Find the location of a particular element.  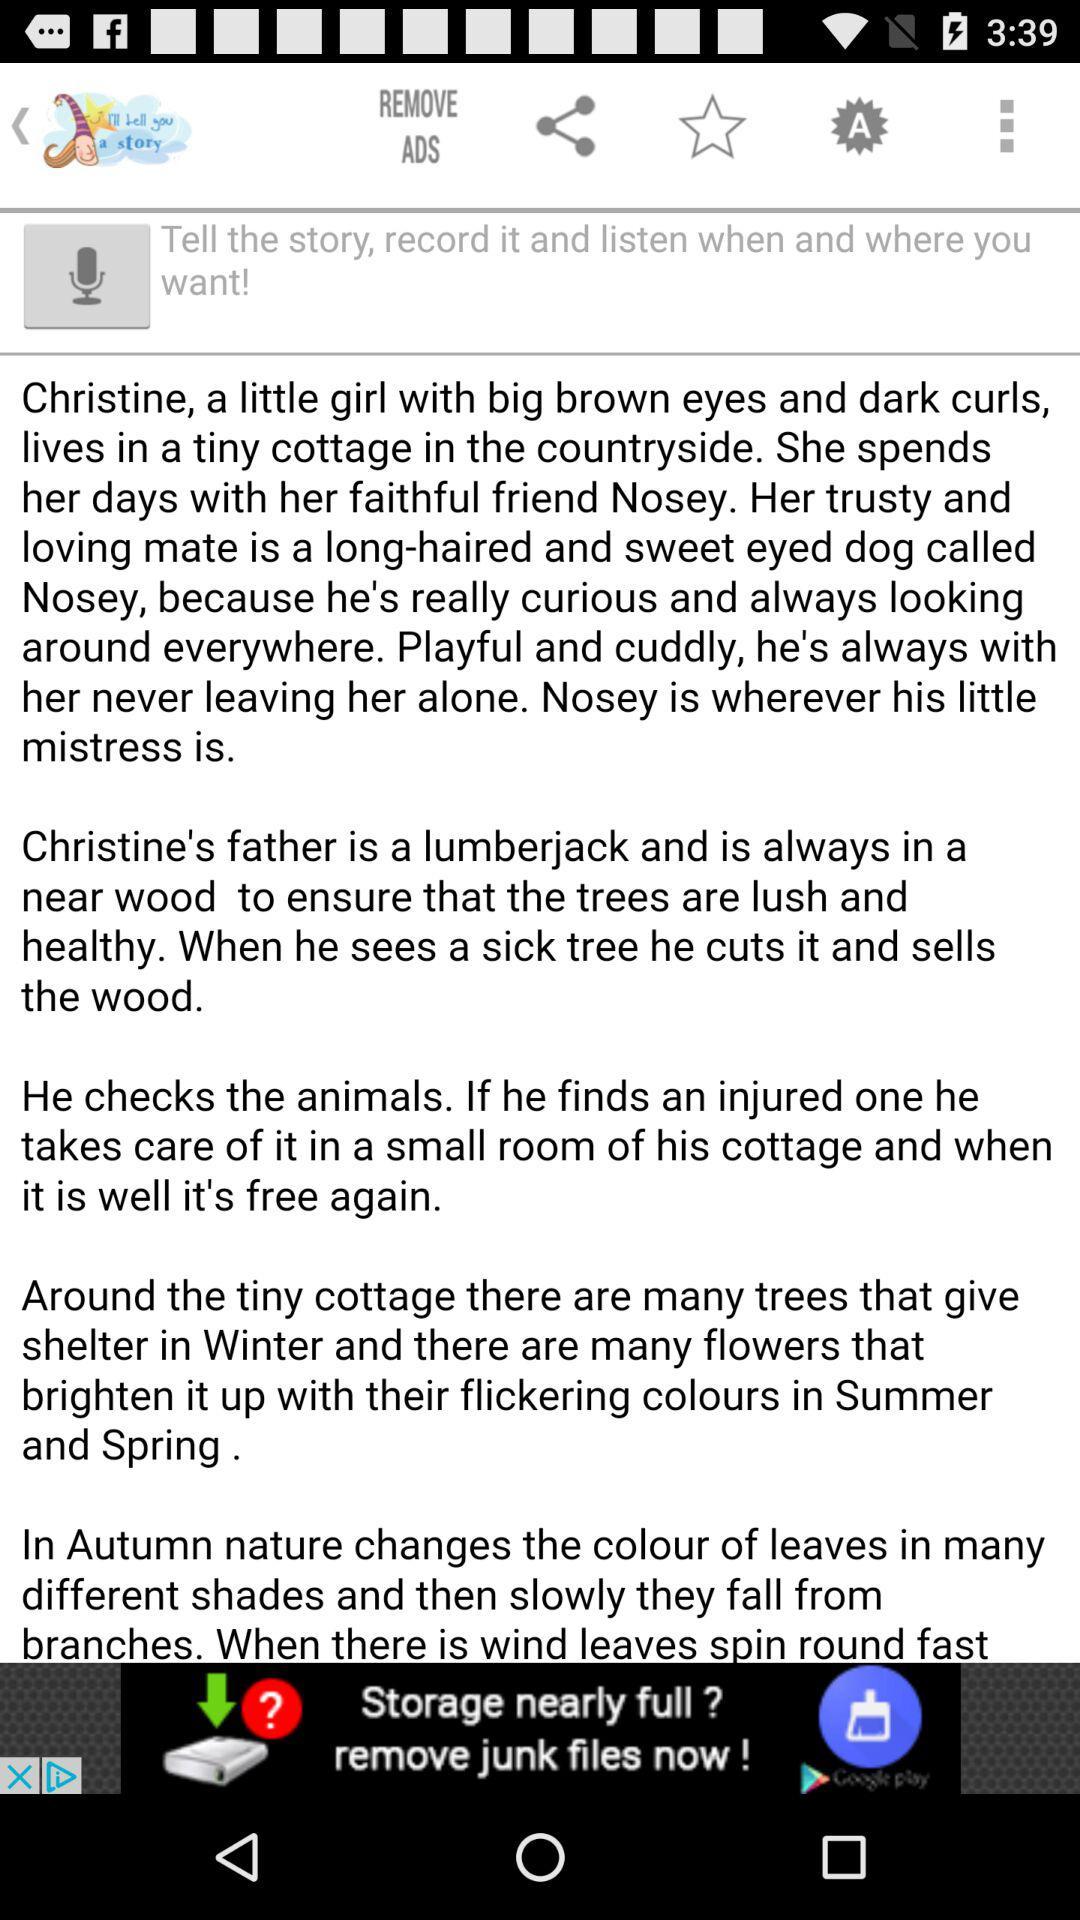

the full page is located at coordinates (540, 1073).